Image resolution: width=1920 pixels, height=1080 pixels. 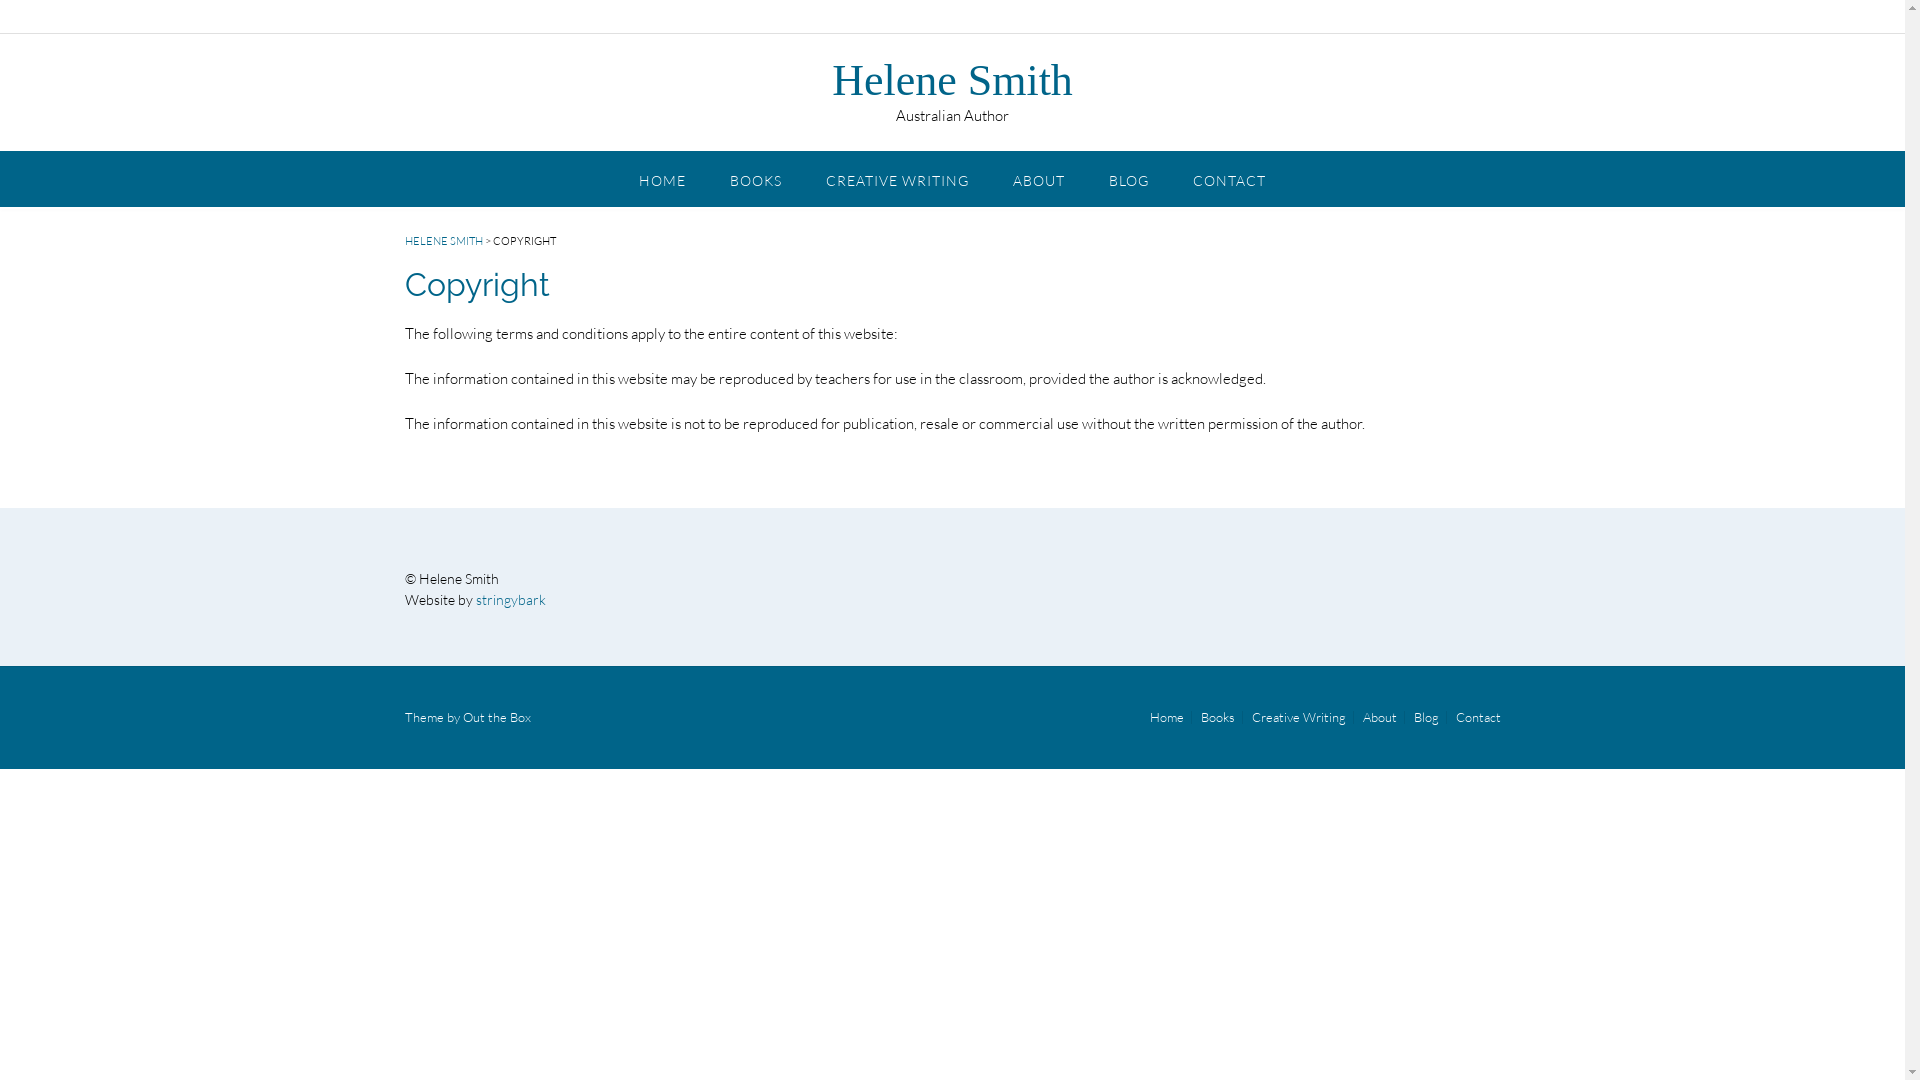 I want to click on 'Helene Smith', so click(x=831, y=80).